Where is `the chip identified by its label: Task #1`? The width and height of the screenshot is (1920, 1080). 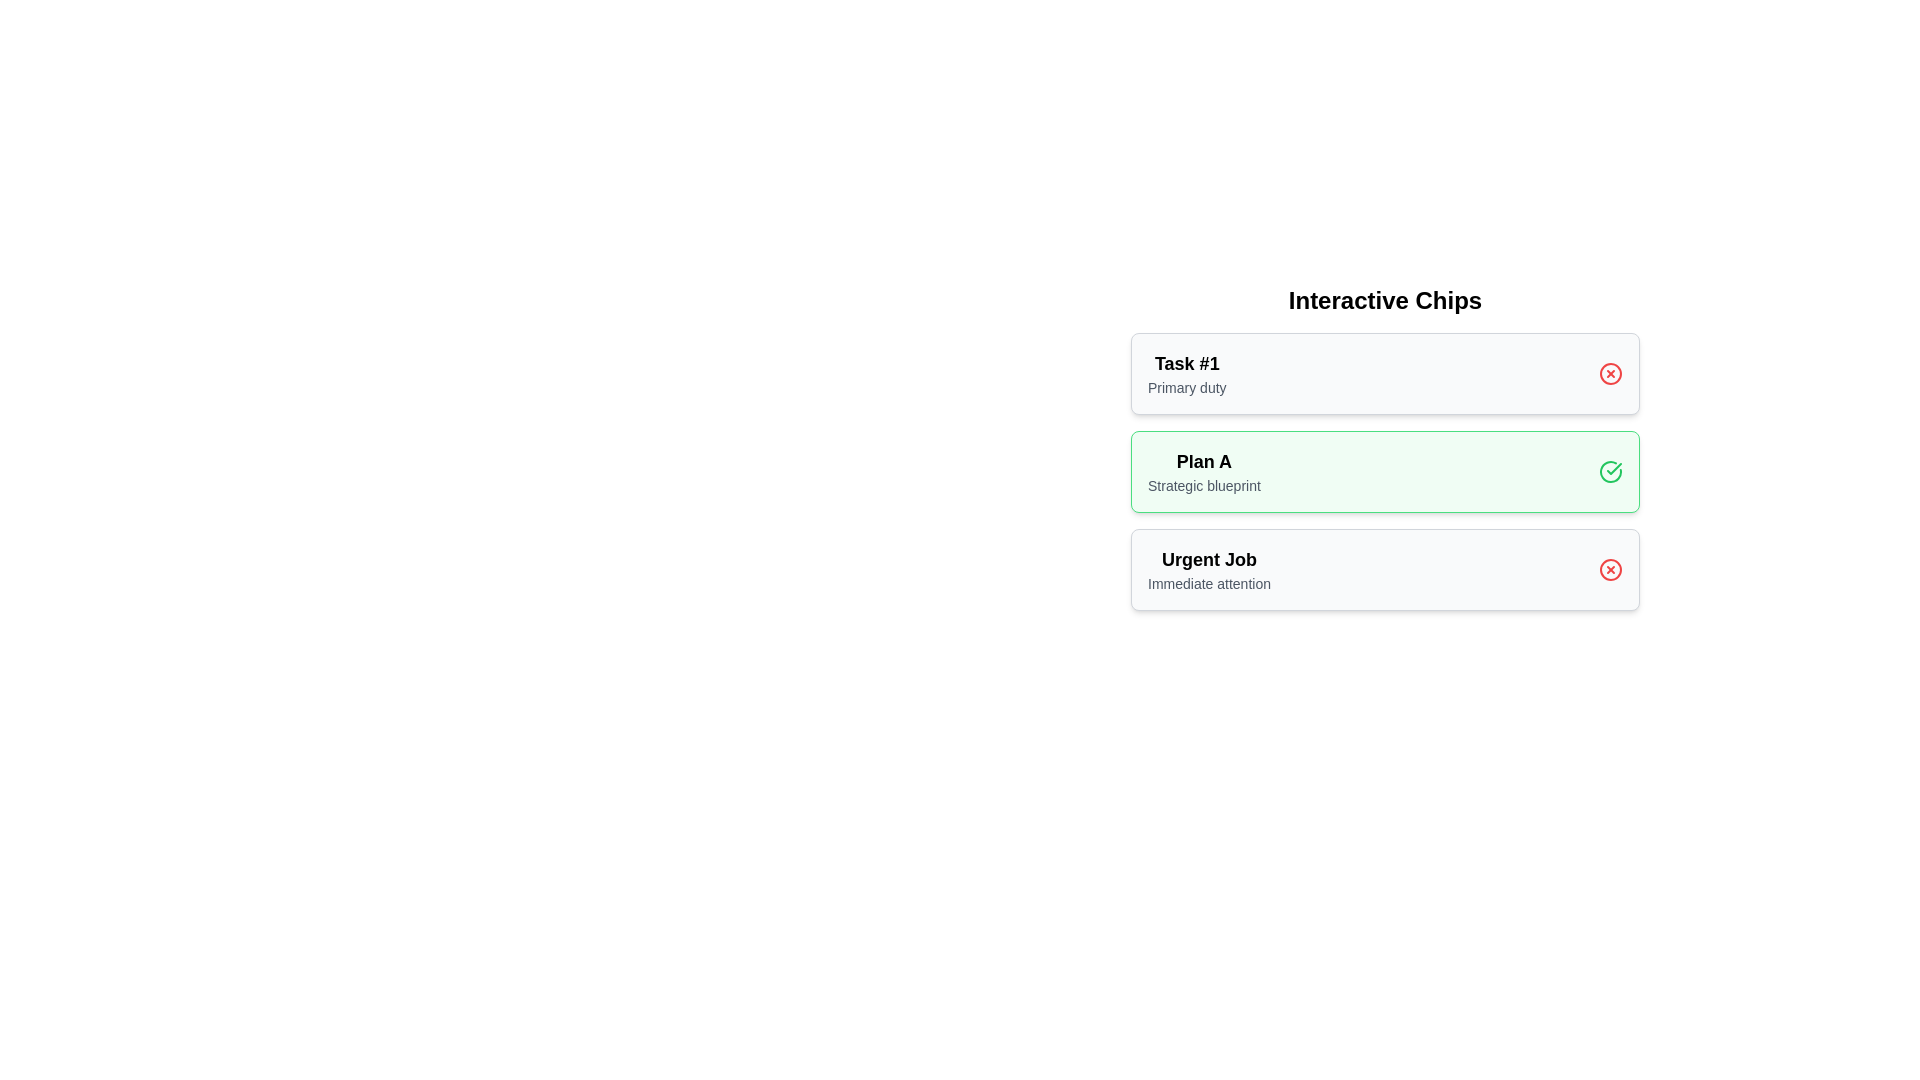 the chip identified by its label: Task #1 is located at coordinates (1611, 374).